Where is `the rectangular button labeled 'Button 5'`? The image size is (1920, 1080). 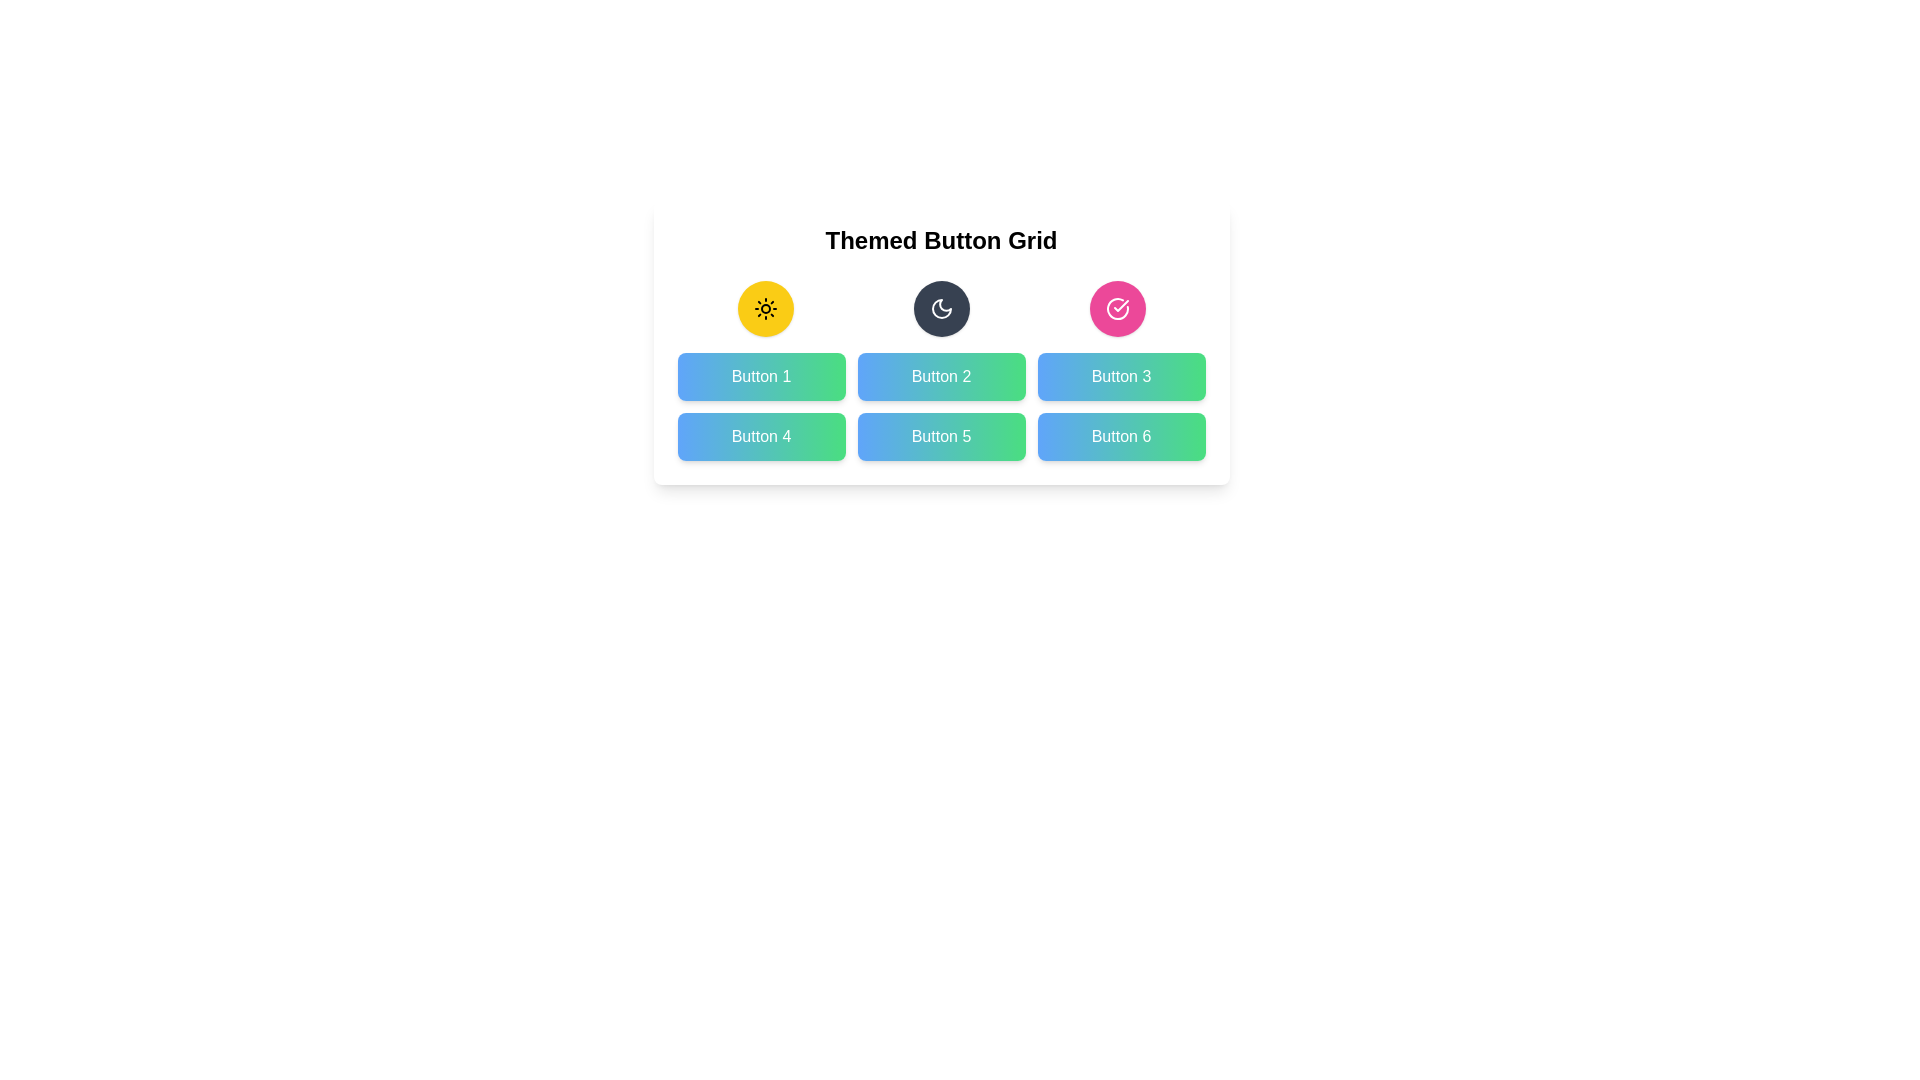 the rectangular button labeled 'Button 5' is located at coordinates (940, 435).